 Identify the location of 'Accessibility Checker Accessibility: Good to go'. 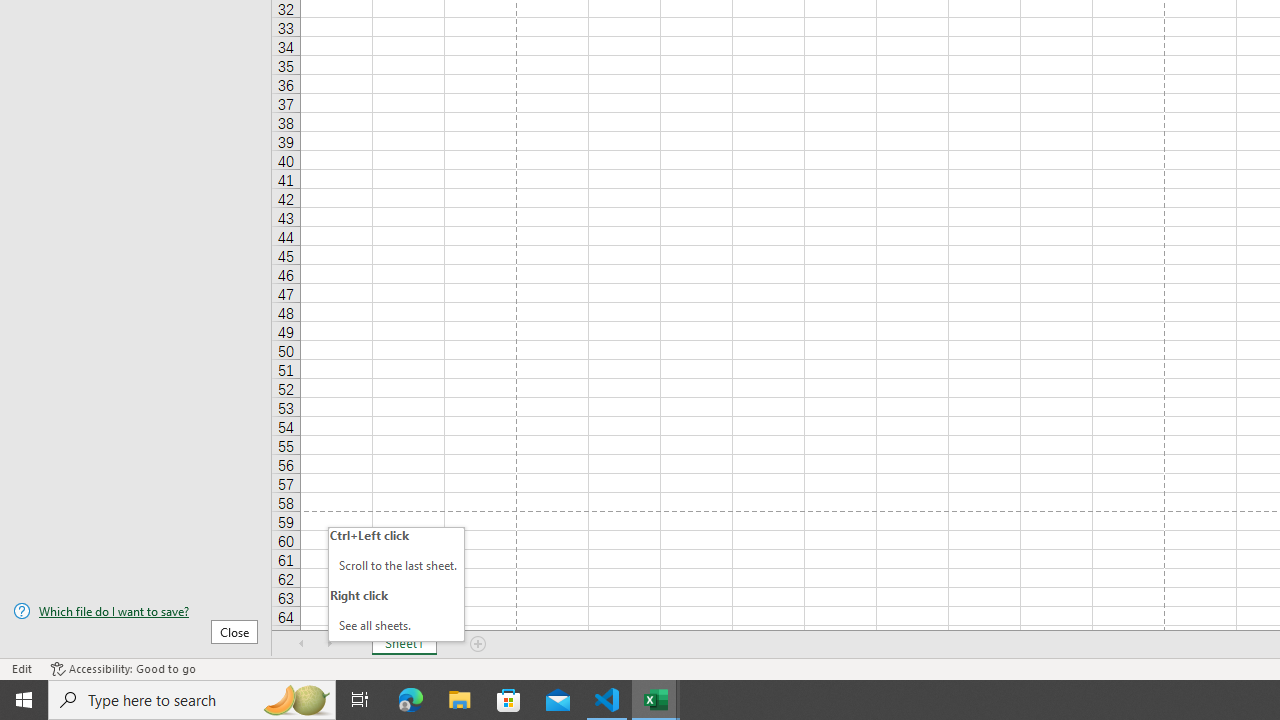
(122, 669).